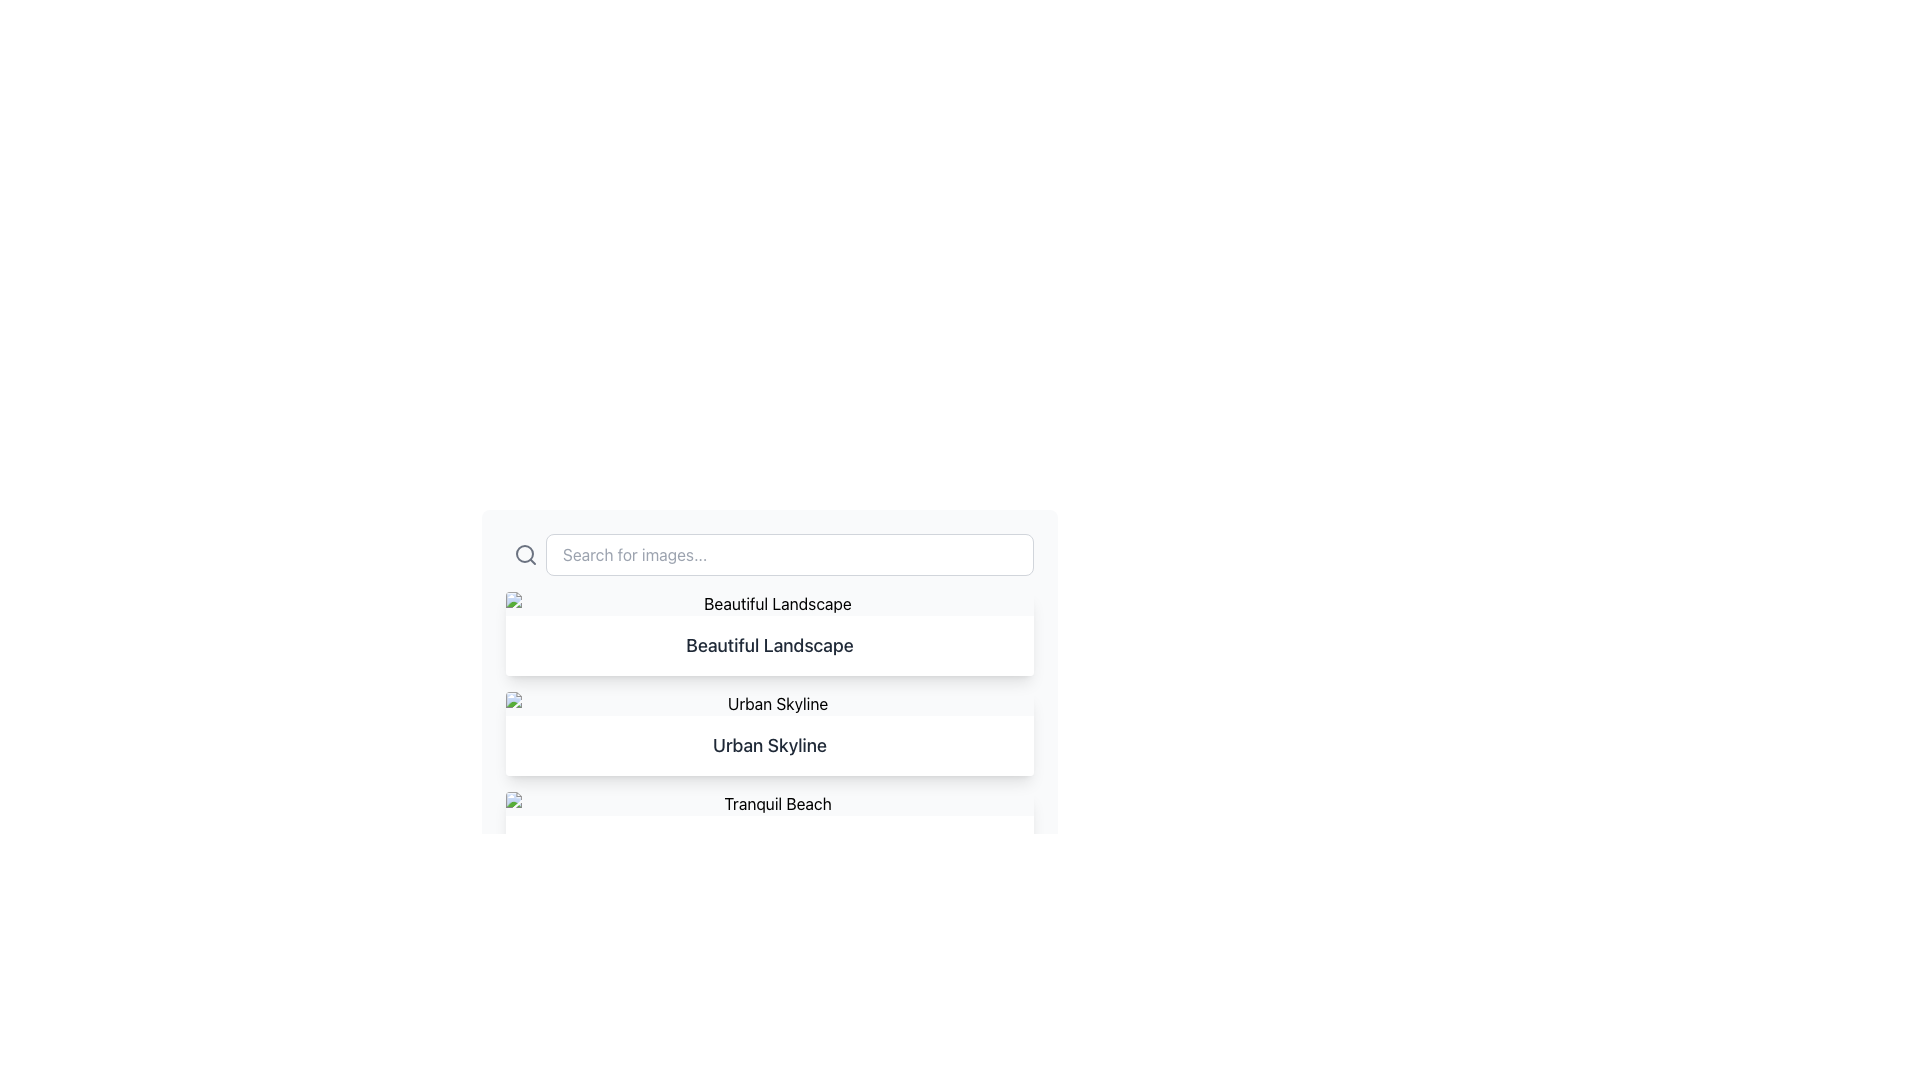 This screenshot has width=1920, height=1080. I want to click on the image placeholder that serves as a visual representation for 'Beautiful Landscape', so click(768, 603).